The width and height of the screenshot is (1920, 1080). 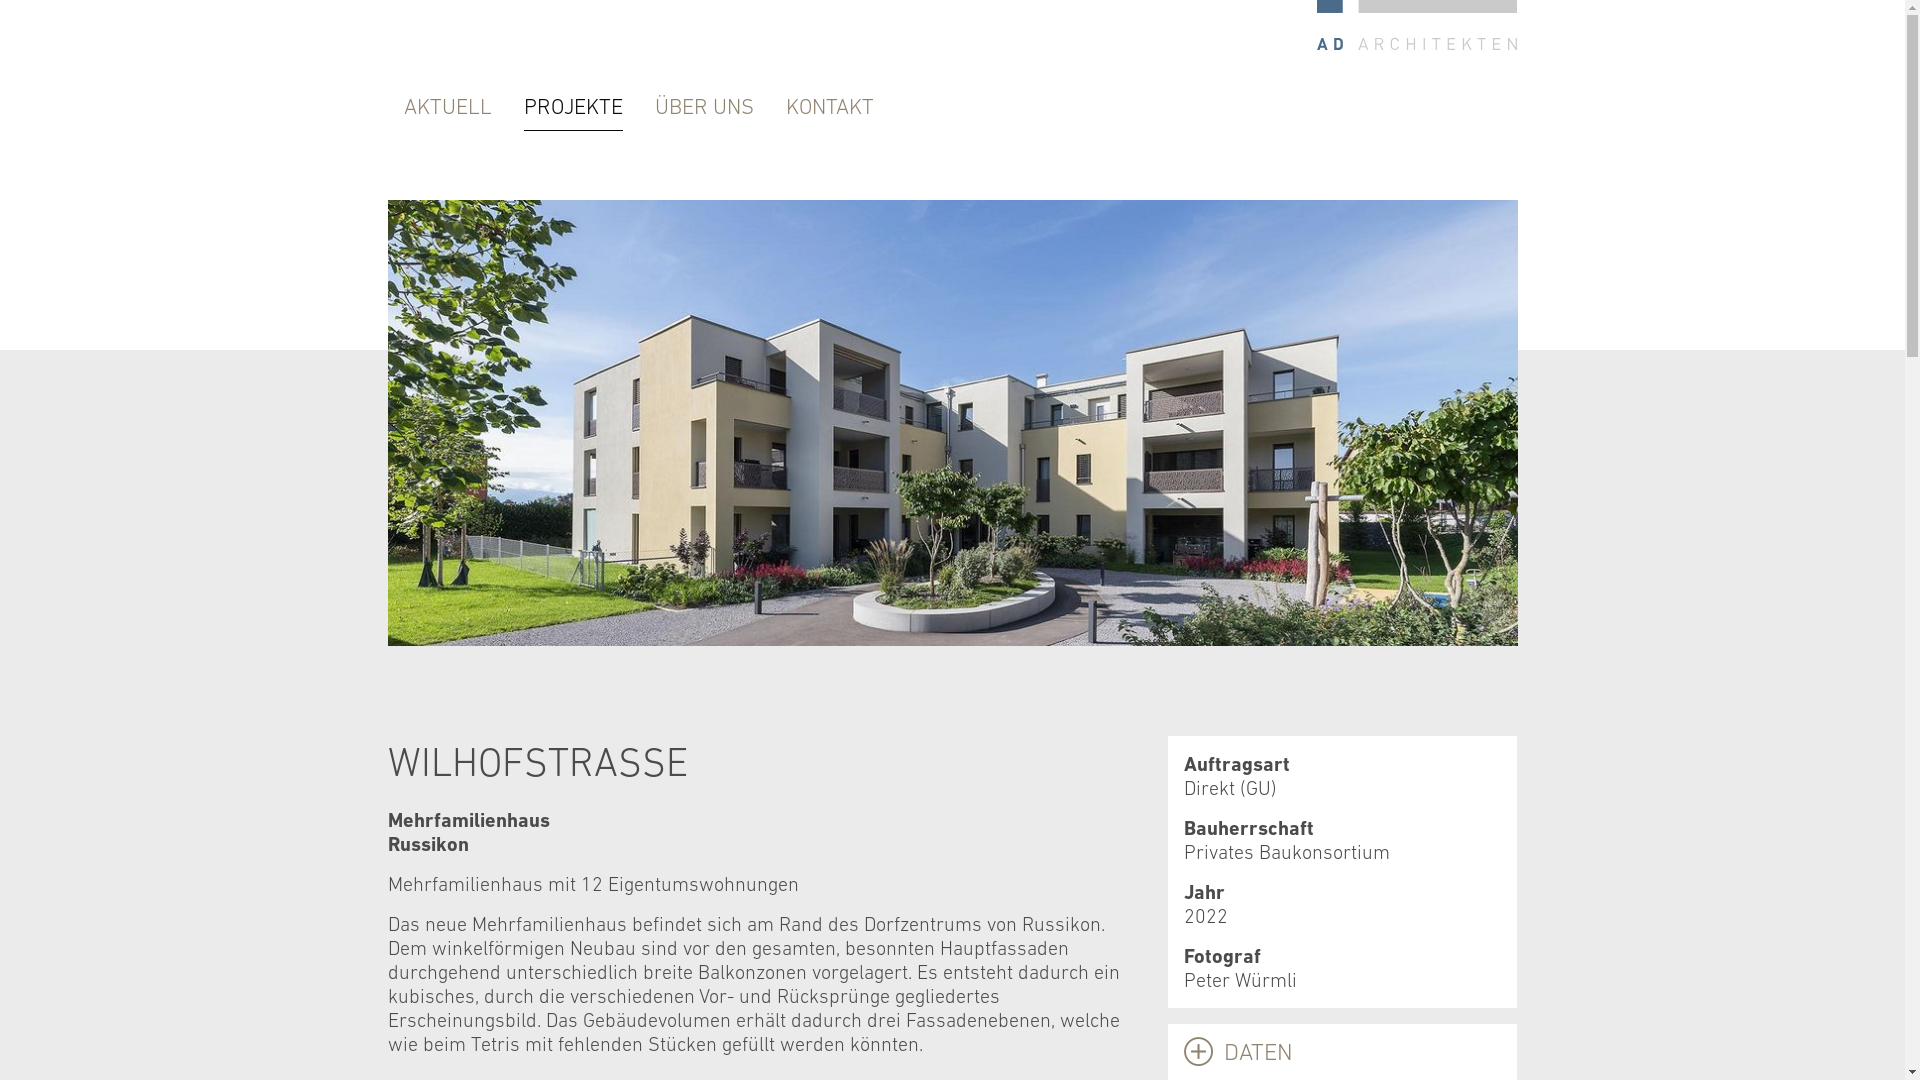 I want to click on 'DATEN', so click(x=1343, y=1051).